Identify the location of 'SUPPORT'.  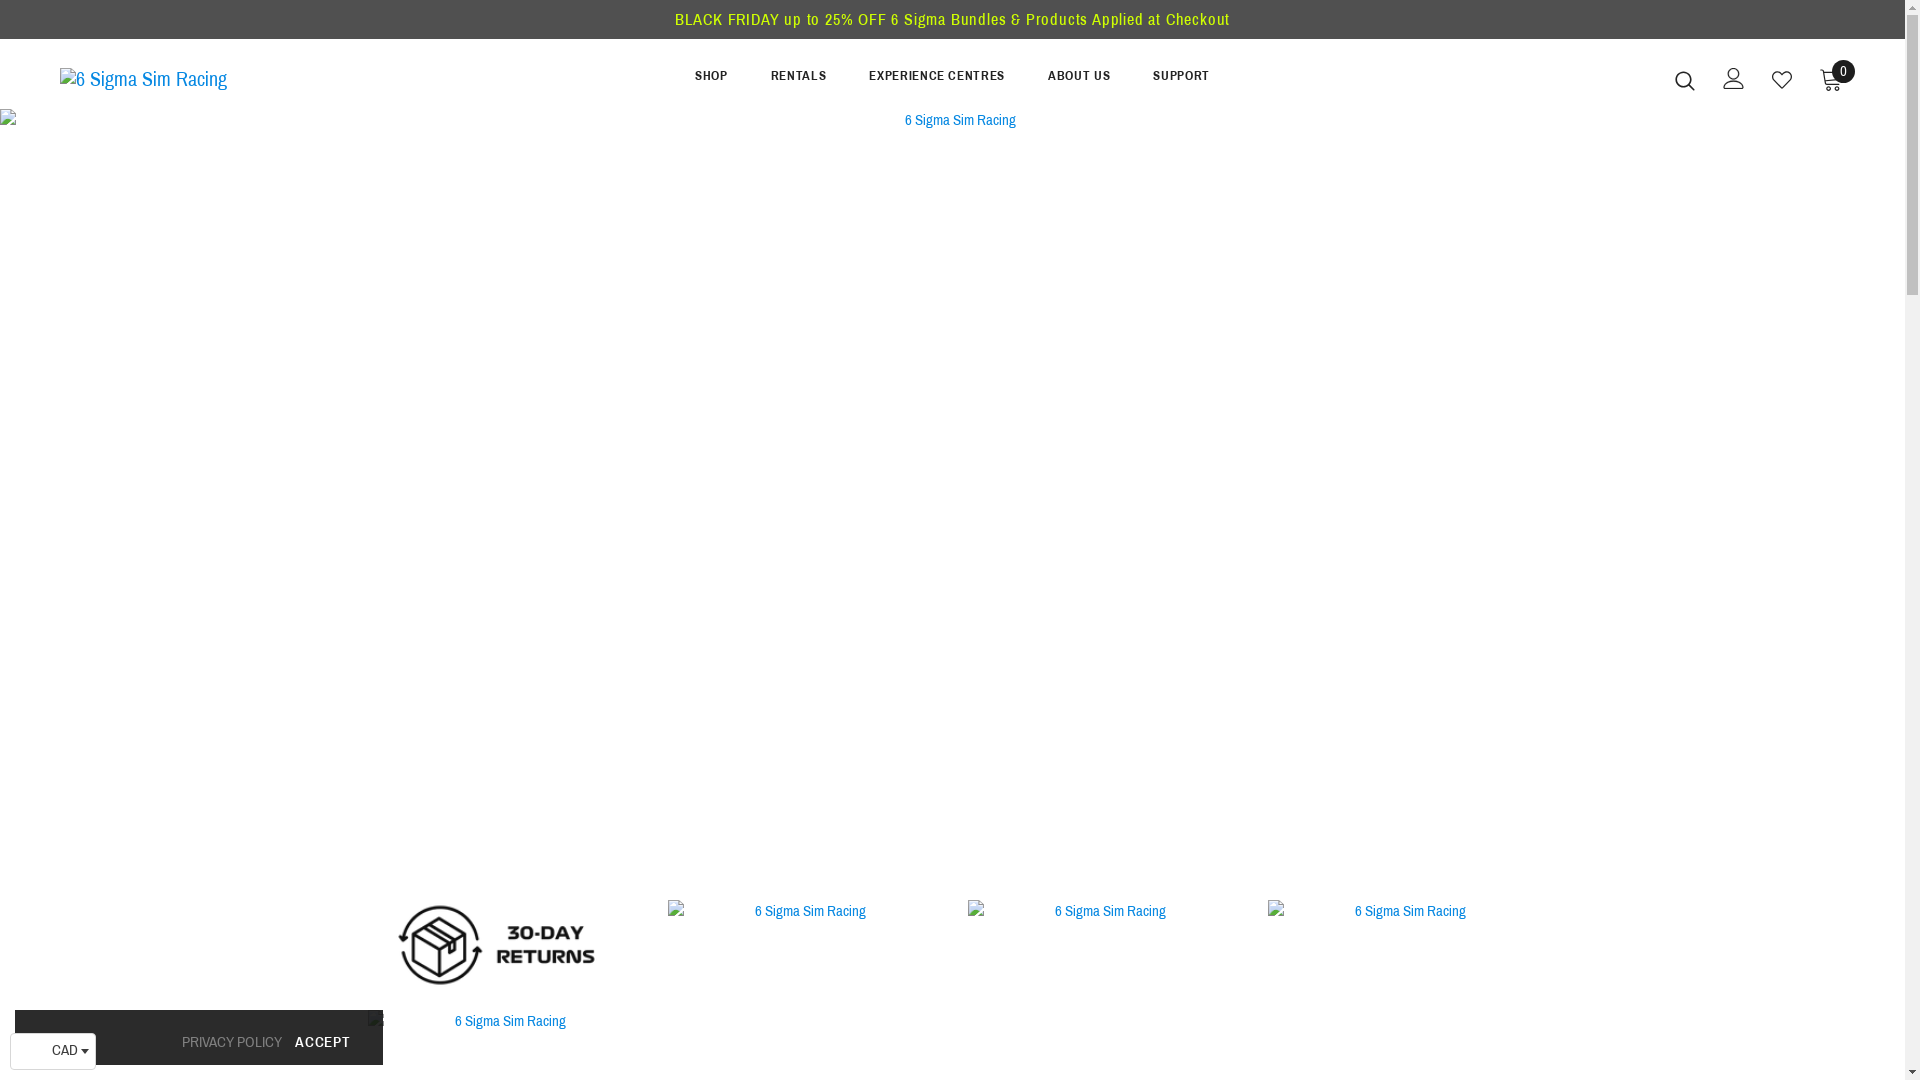
(1181, 80).